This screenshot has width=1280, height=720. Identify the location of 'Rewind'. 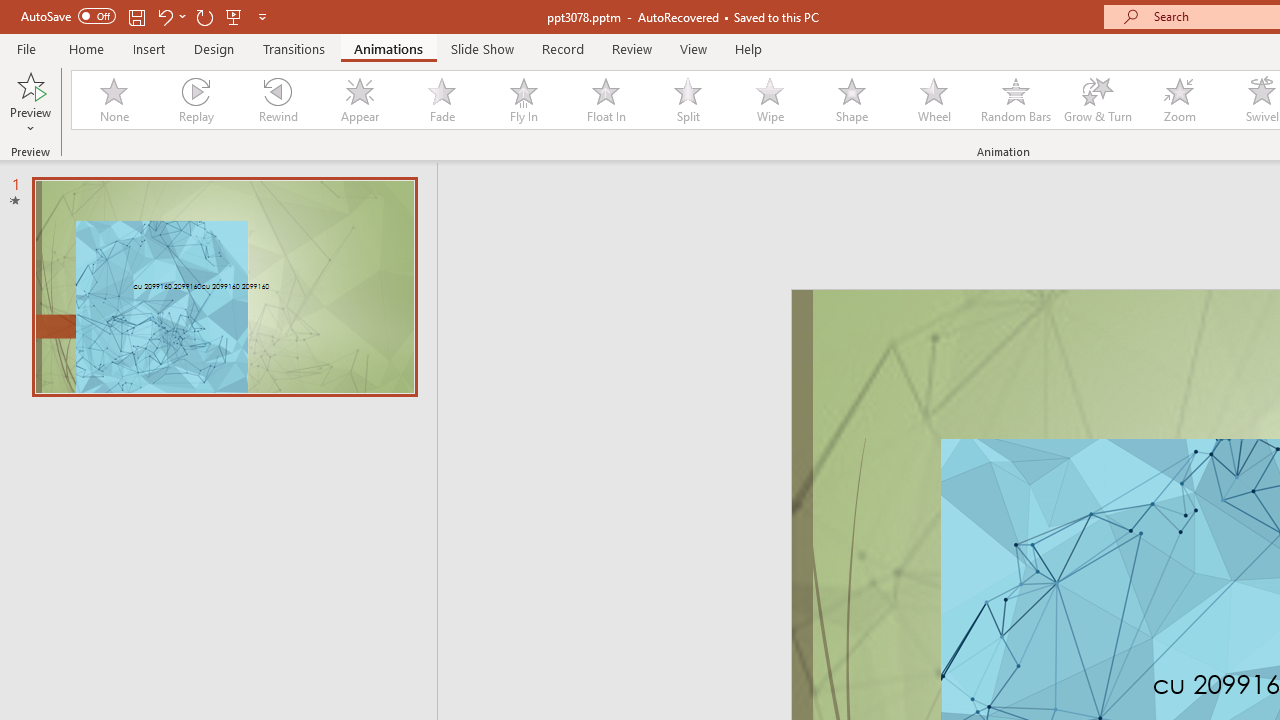
(276, 100).